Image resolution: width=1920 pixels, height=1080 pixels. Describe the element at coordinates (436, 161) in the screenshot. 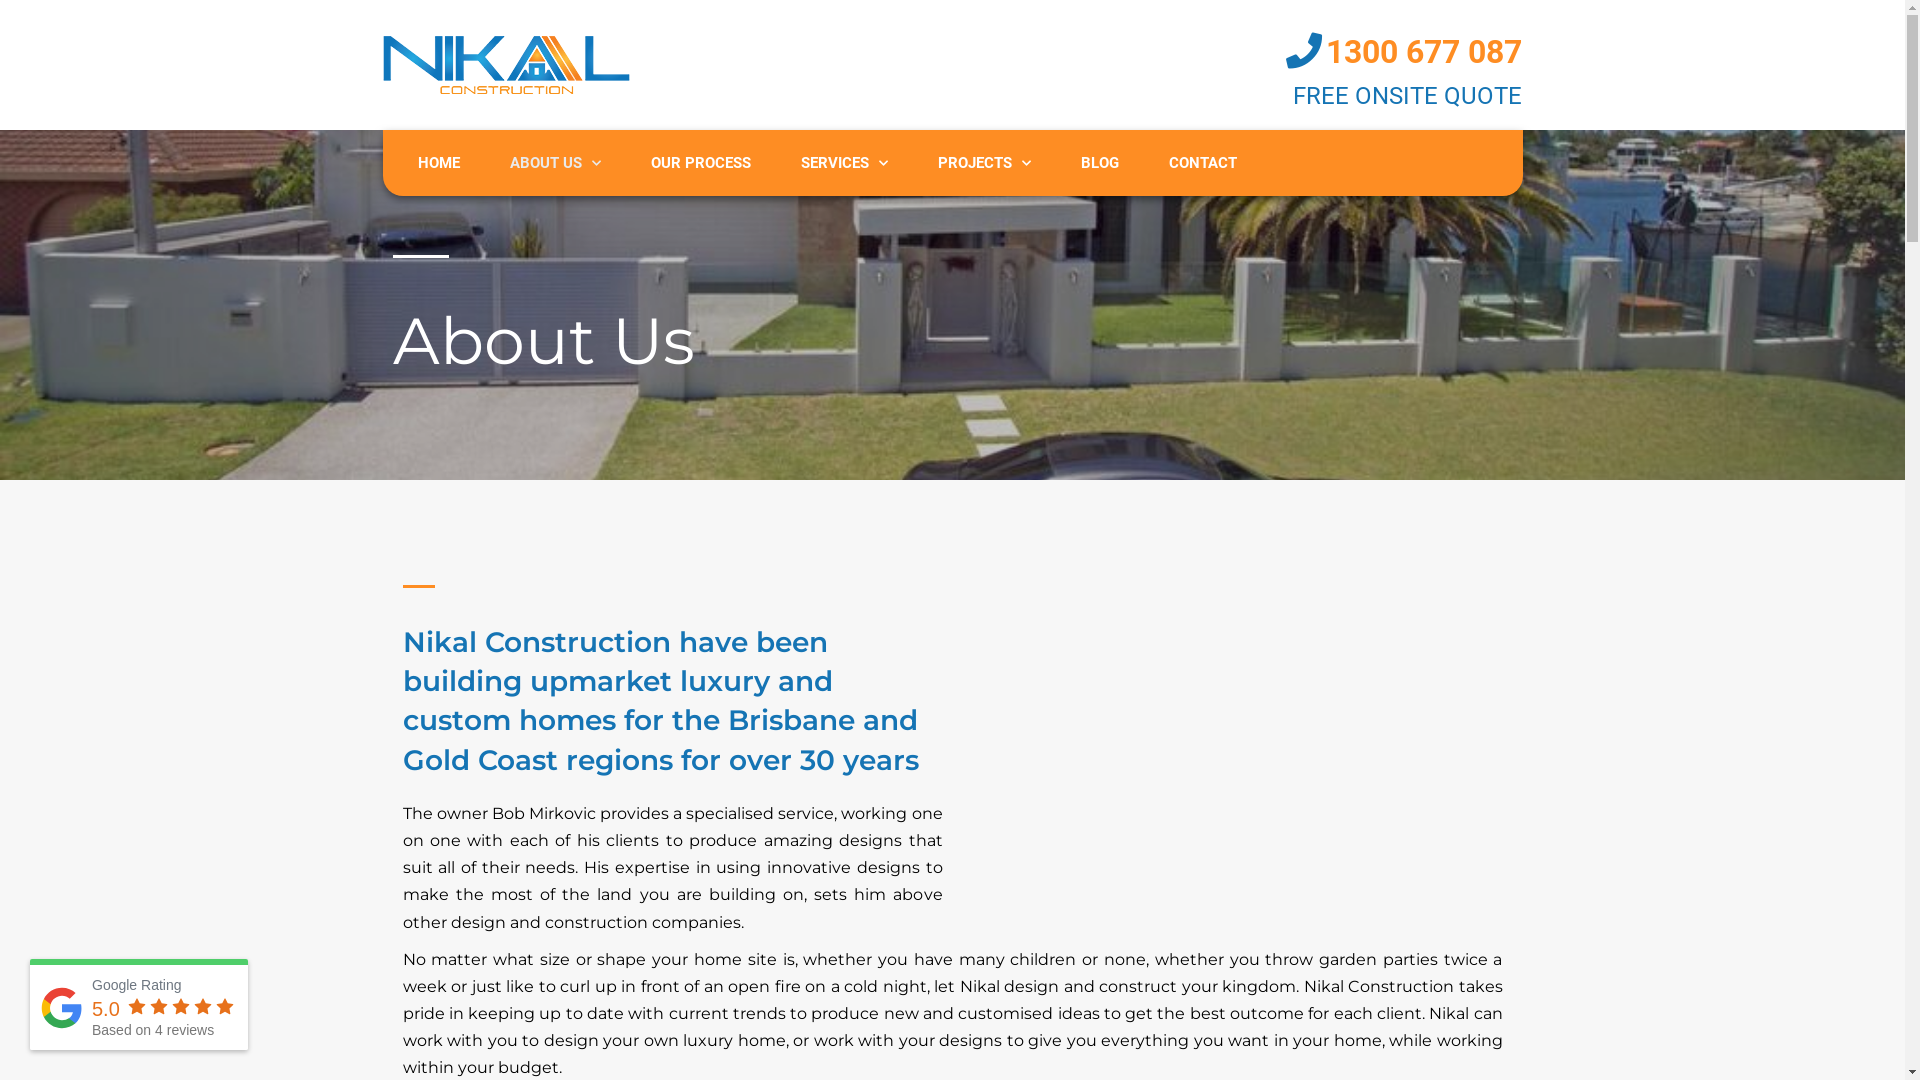

I see `'HOME'` at that location.